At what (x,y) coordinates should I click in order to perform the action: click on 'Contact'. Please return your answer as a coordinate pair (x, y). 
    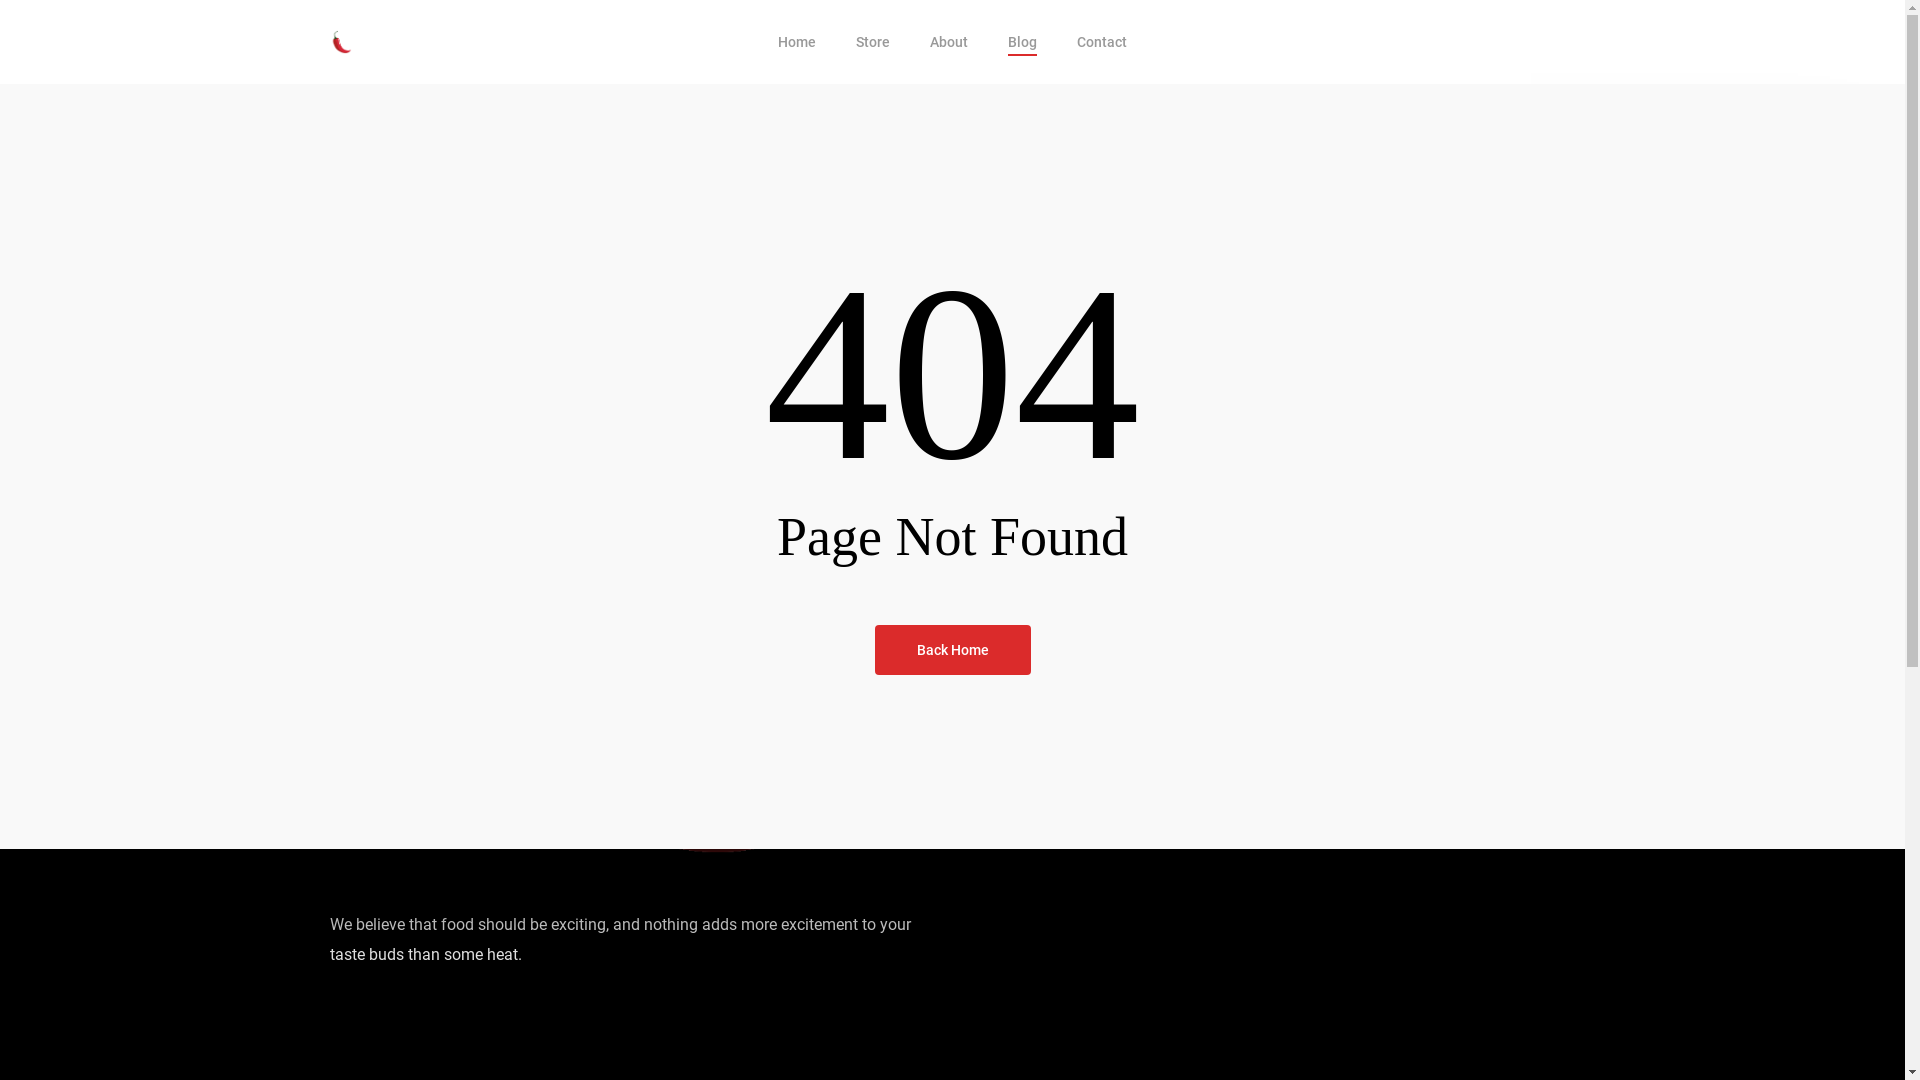
    Looking at the image, I should click on (1075, 42).